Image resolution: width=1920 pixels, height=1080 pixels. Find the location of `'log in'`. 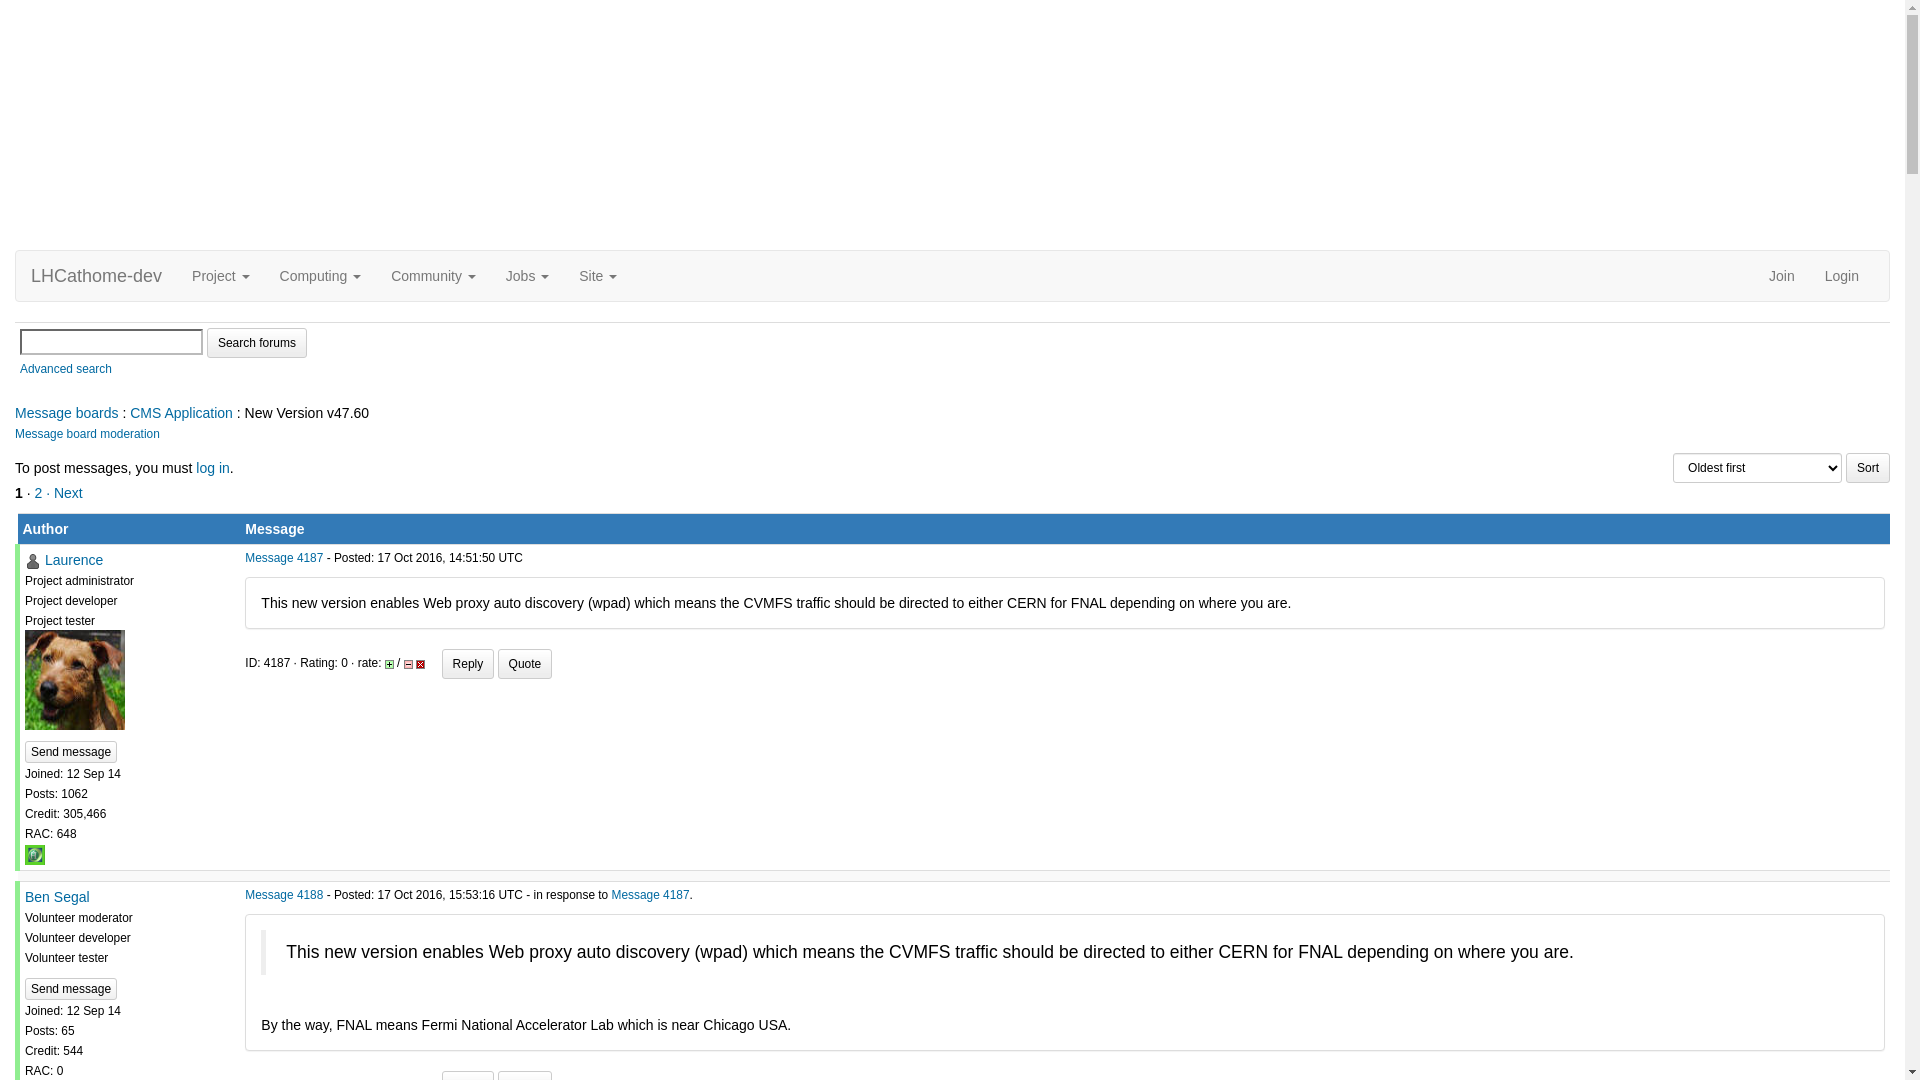

'log in' is located at coordinates (212, 467).